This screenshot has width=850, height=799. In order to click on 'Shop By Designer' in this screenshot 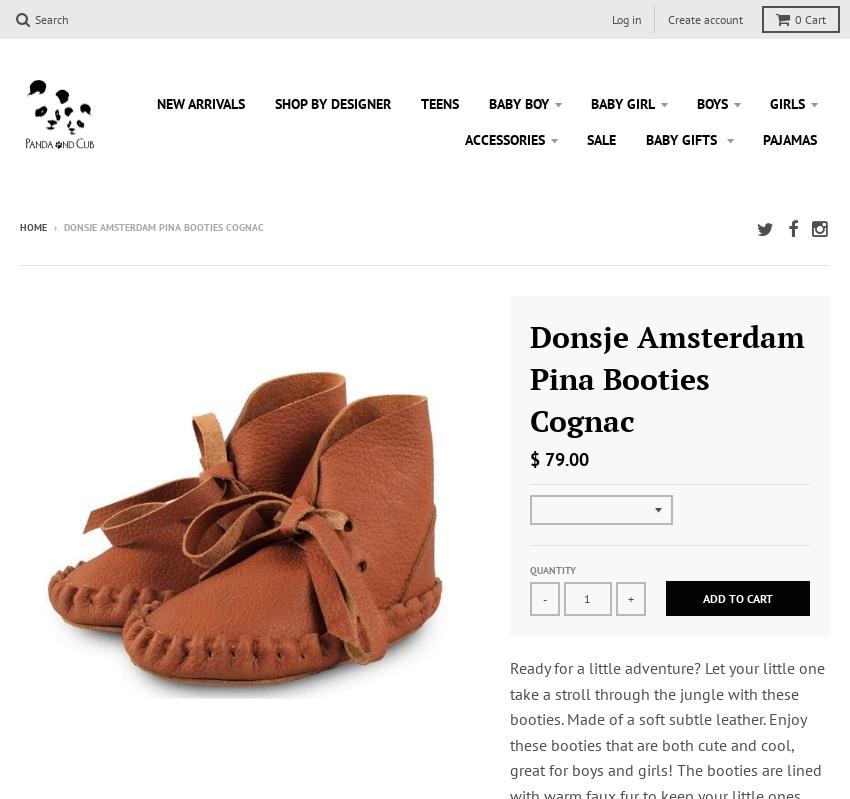, I will do `click(333, 101)`.